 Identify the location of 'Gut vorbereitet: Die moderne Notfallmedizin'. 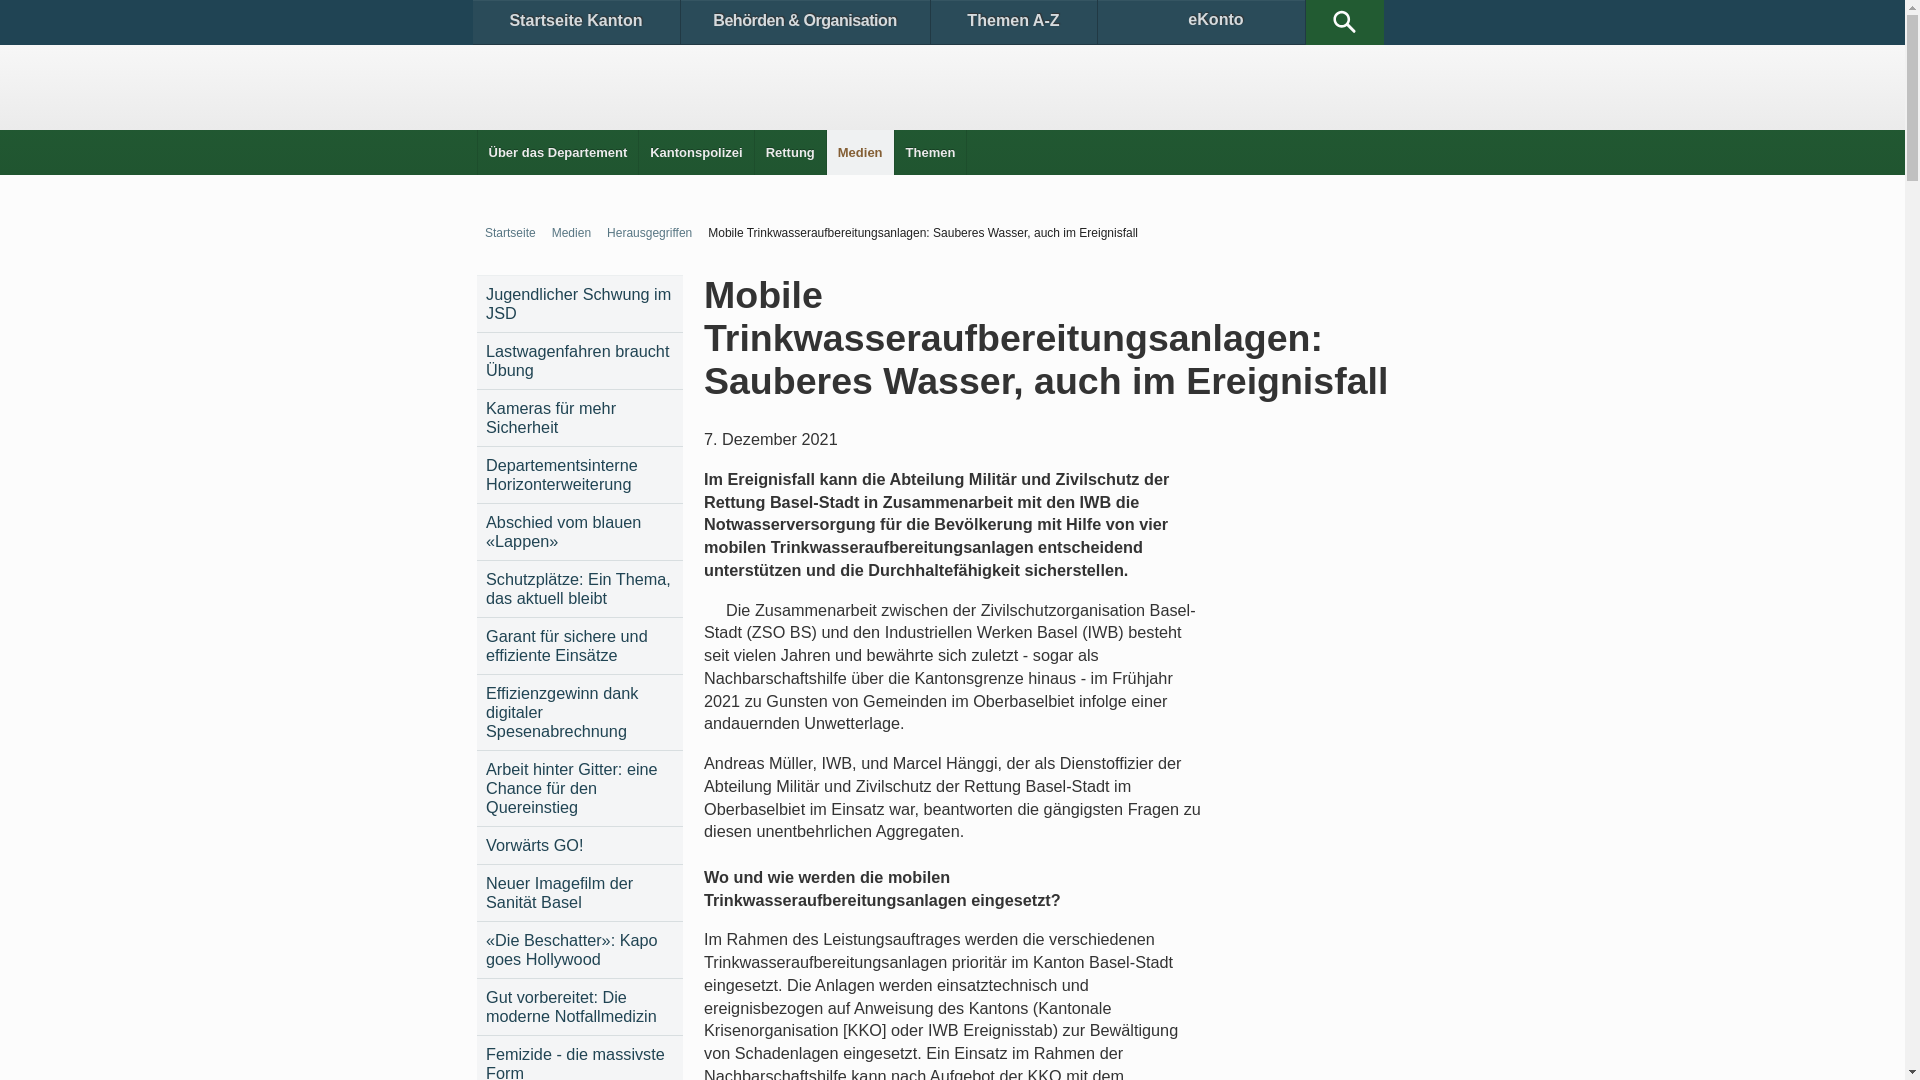
(579, 1006).